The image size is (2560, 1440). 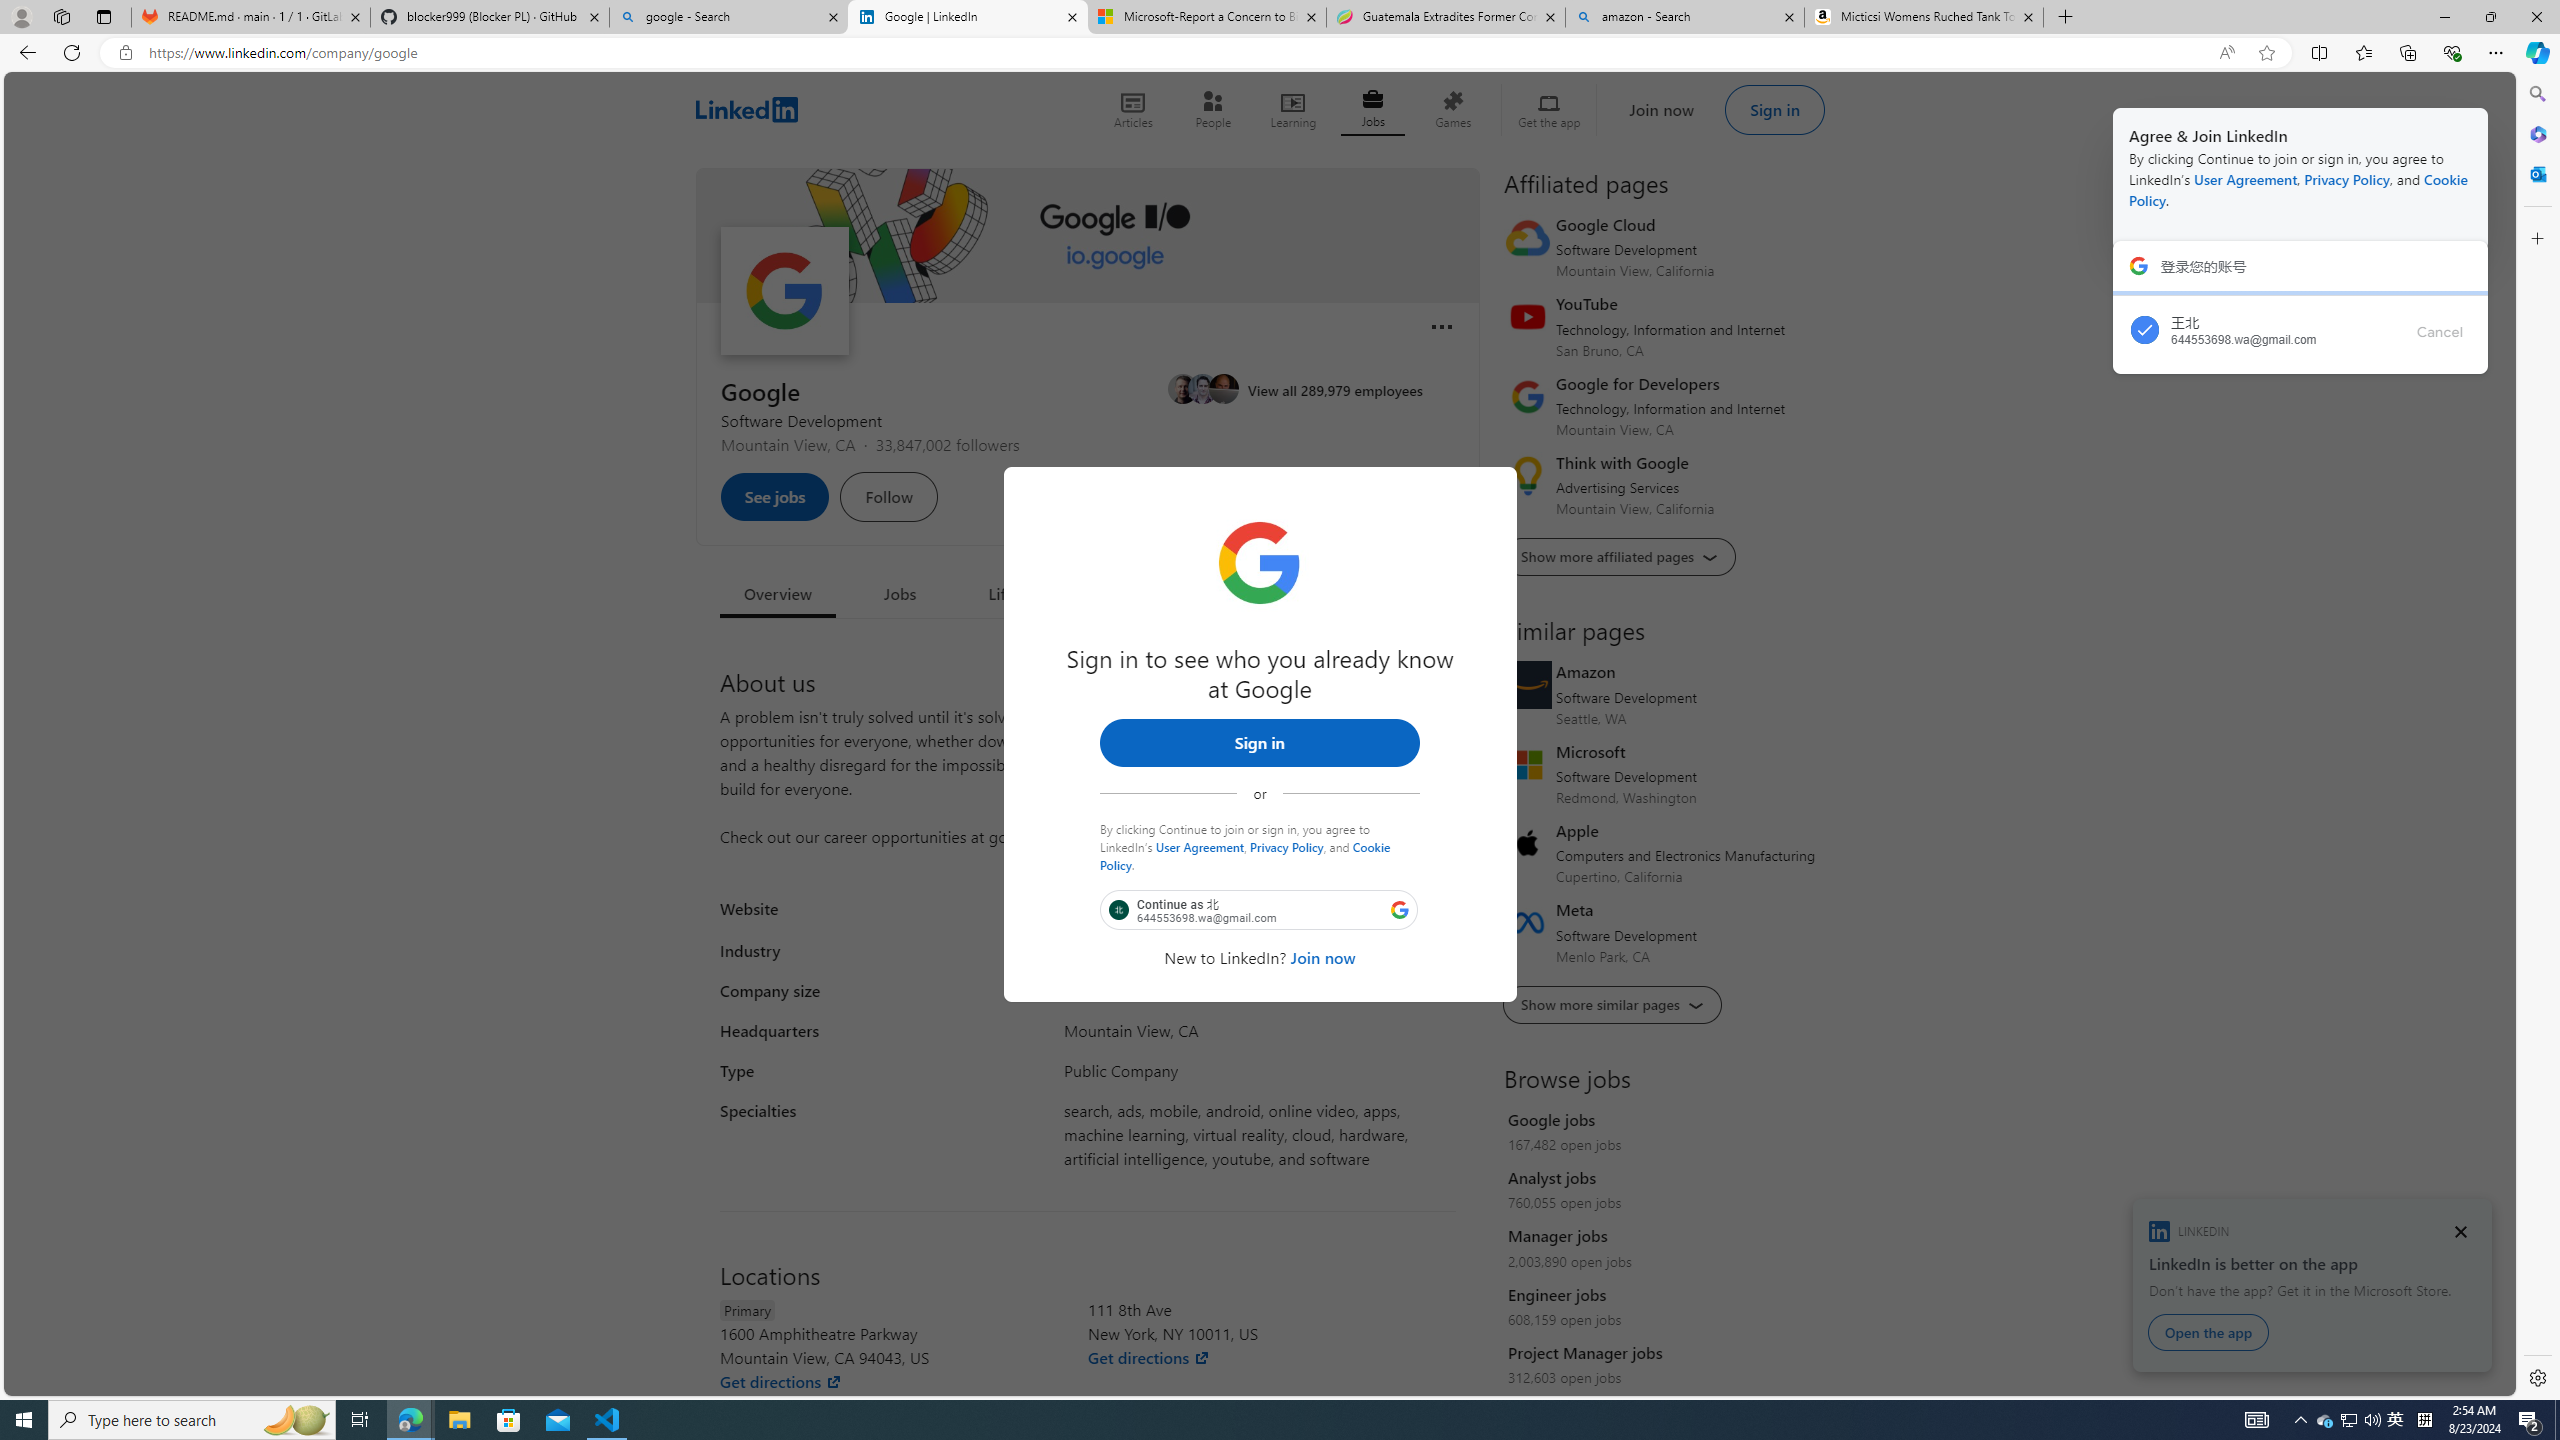 What do you see at coordinates (1285, 846) in the screenshot?
I see `'Privacy Policy'` at bounding box center [1285, 846].